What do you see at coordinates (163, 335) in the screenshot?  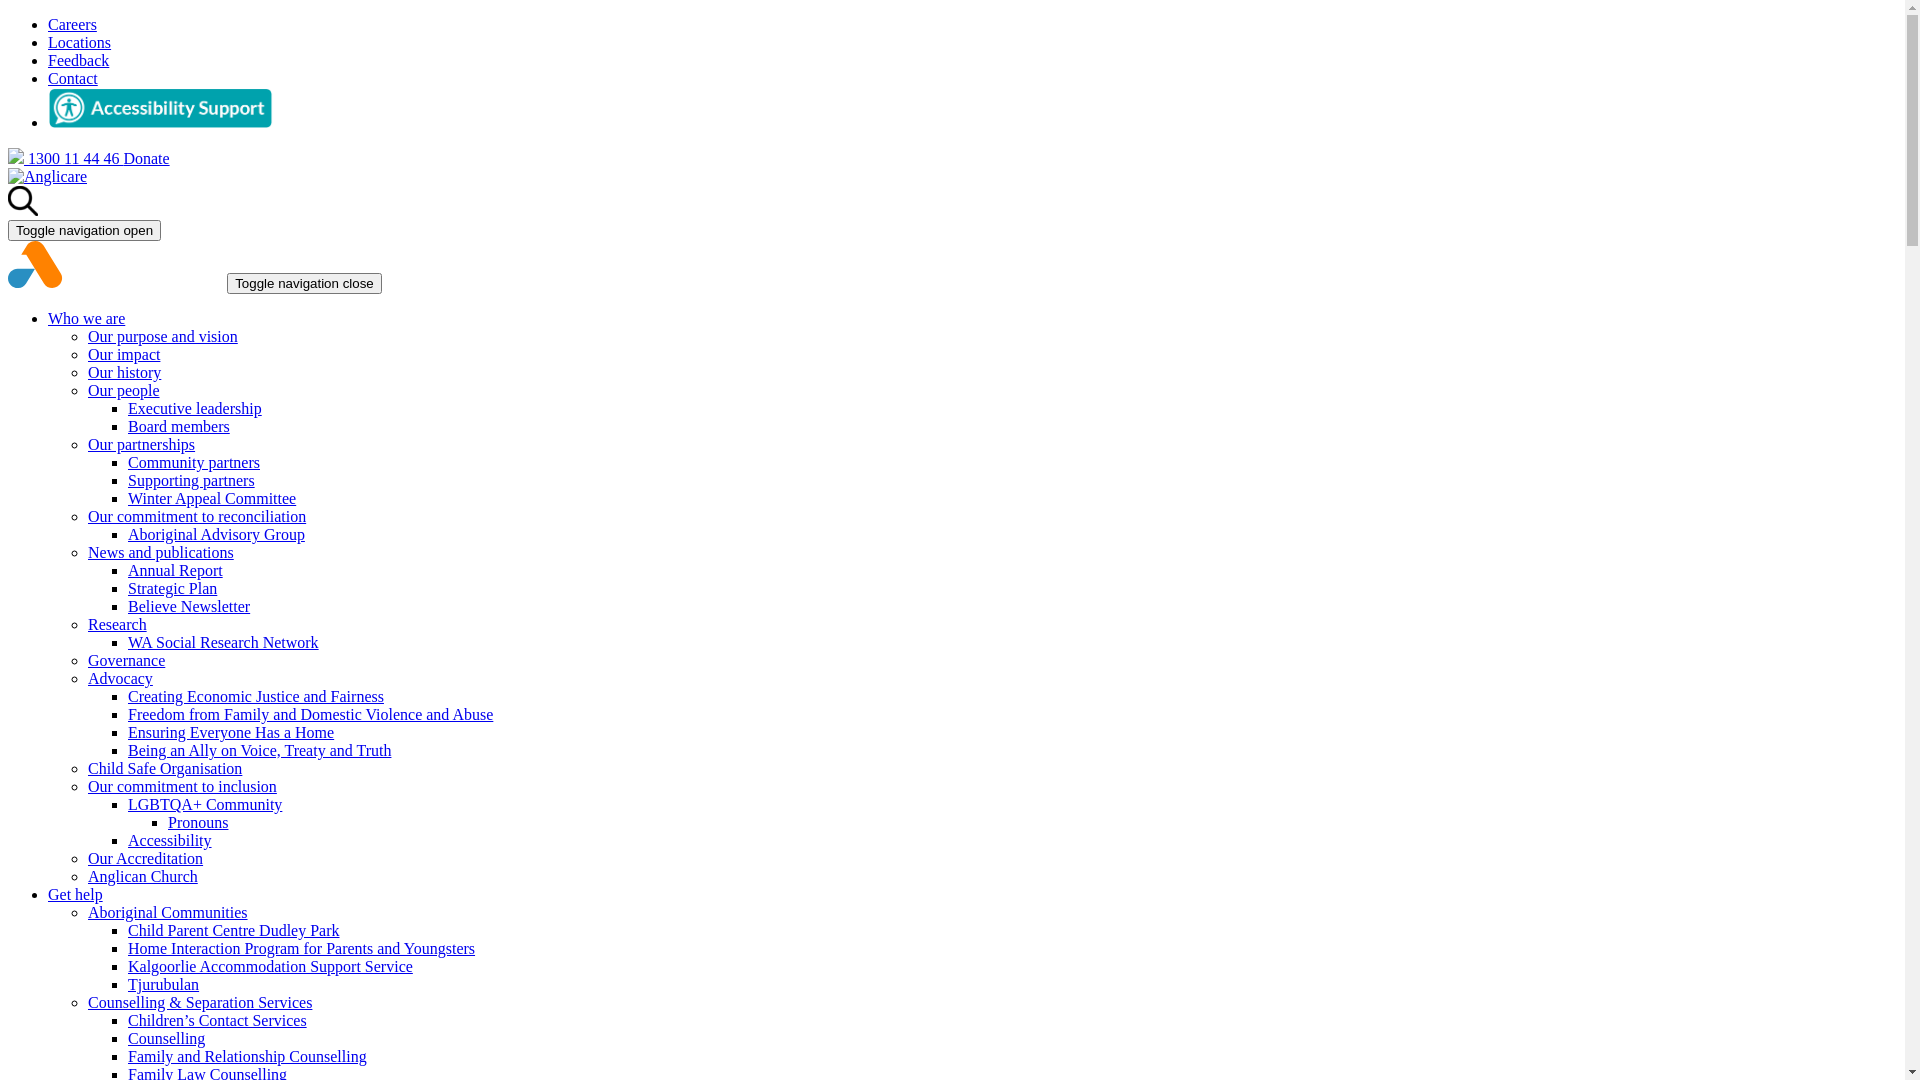 I see `'Our purpose and vision'` at bounding box center [163, 335].